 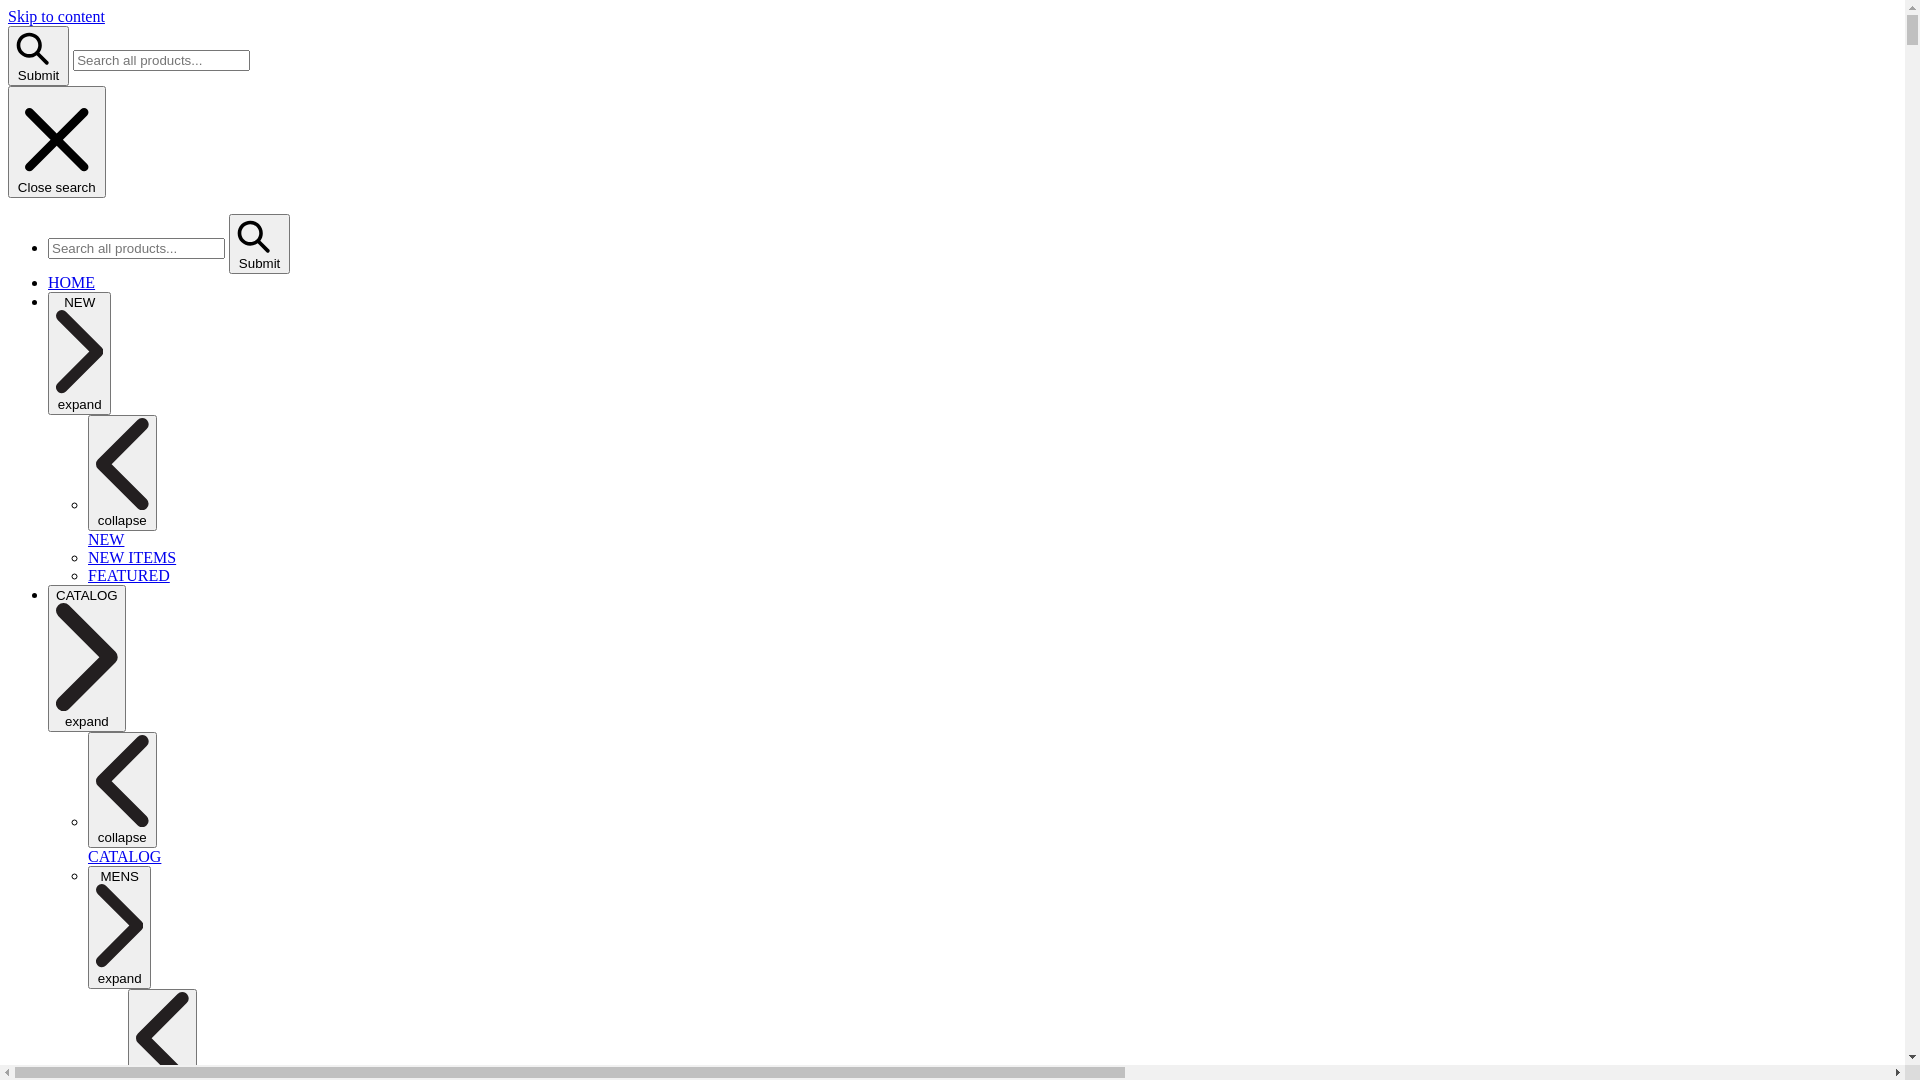 What do you see at coordinates (8, 141) in the screenshot?
I see `'Close search'` at bounding box center [8, 141].